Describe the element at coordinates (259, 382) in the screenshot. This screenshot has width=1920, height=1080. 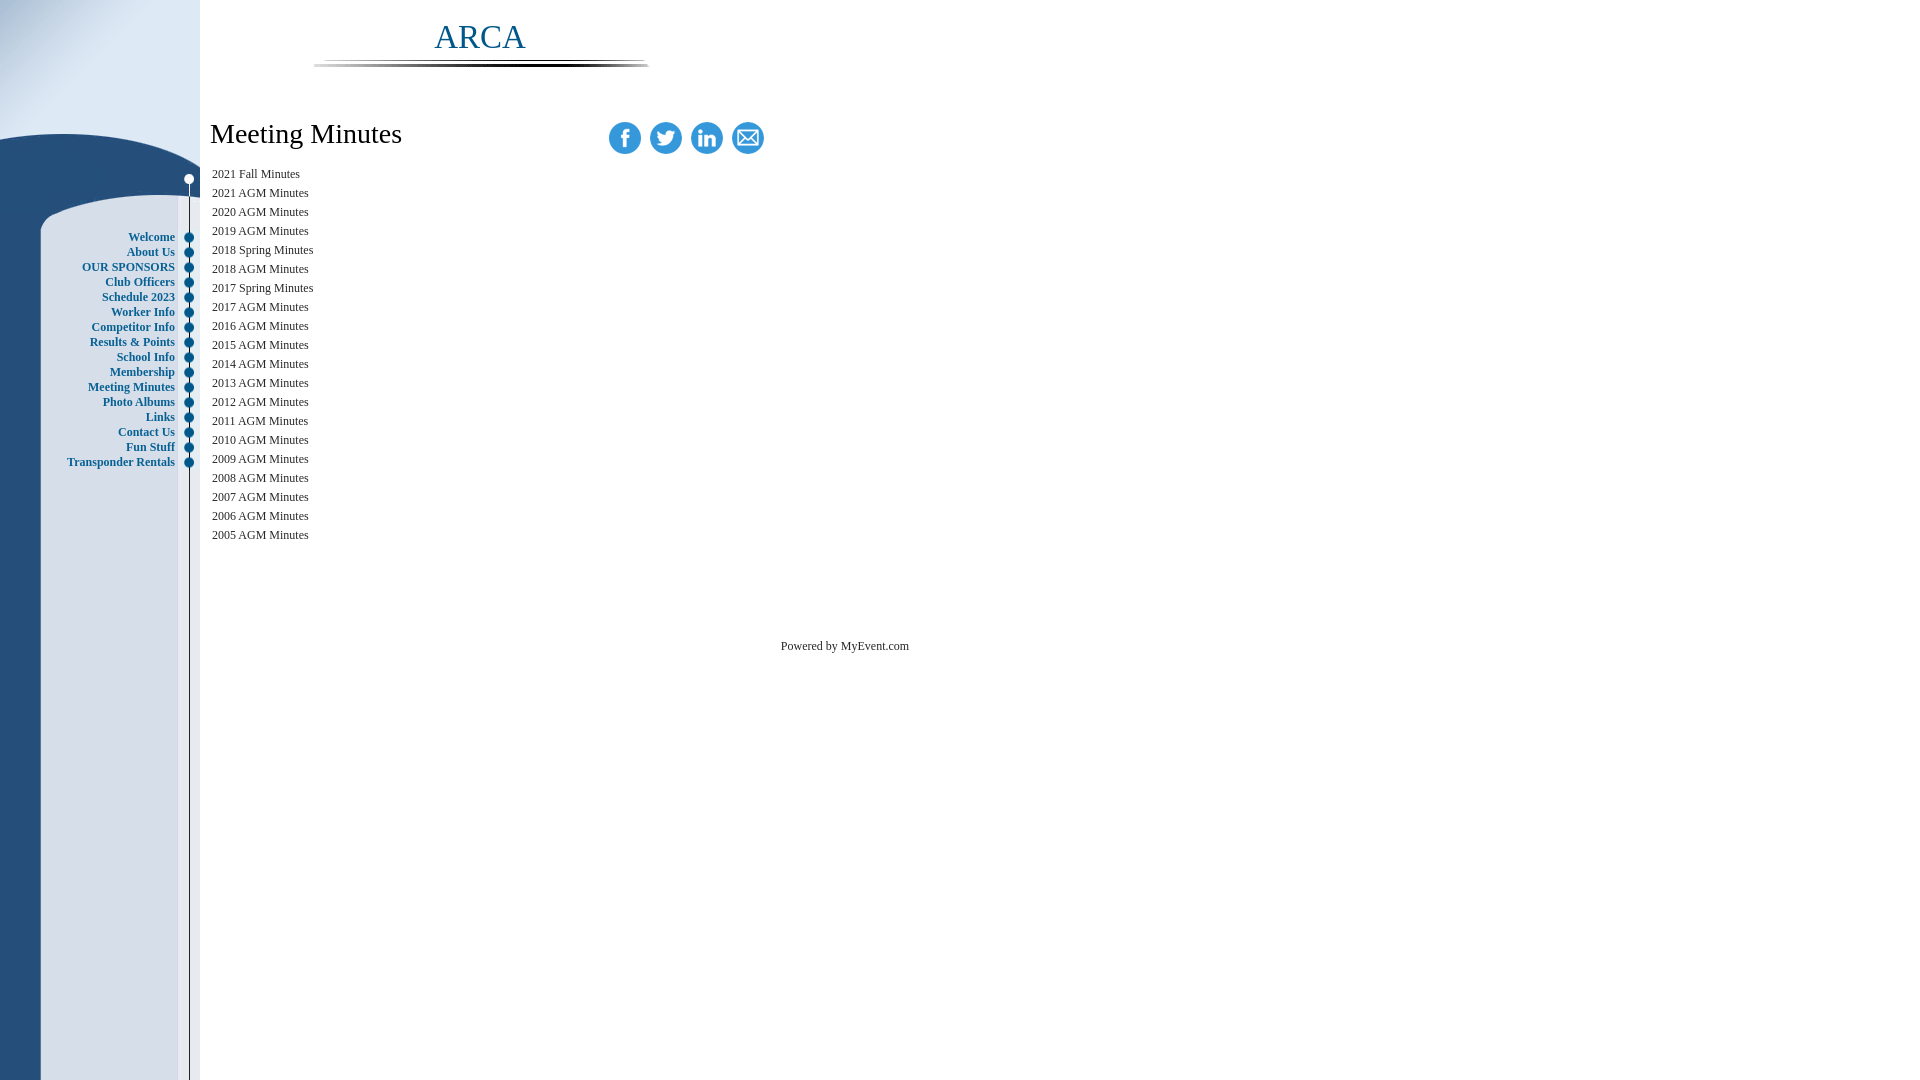
I see `'2013 AGM Minutes'` at that location.